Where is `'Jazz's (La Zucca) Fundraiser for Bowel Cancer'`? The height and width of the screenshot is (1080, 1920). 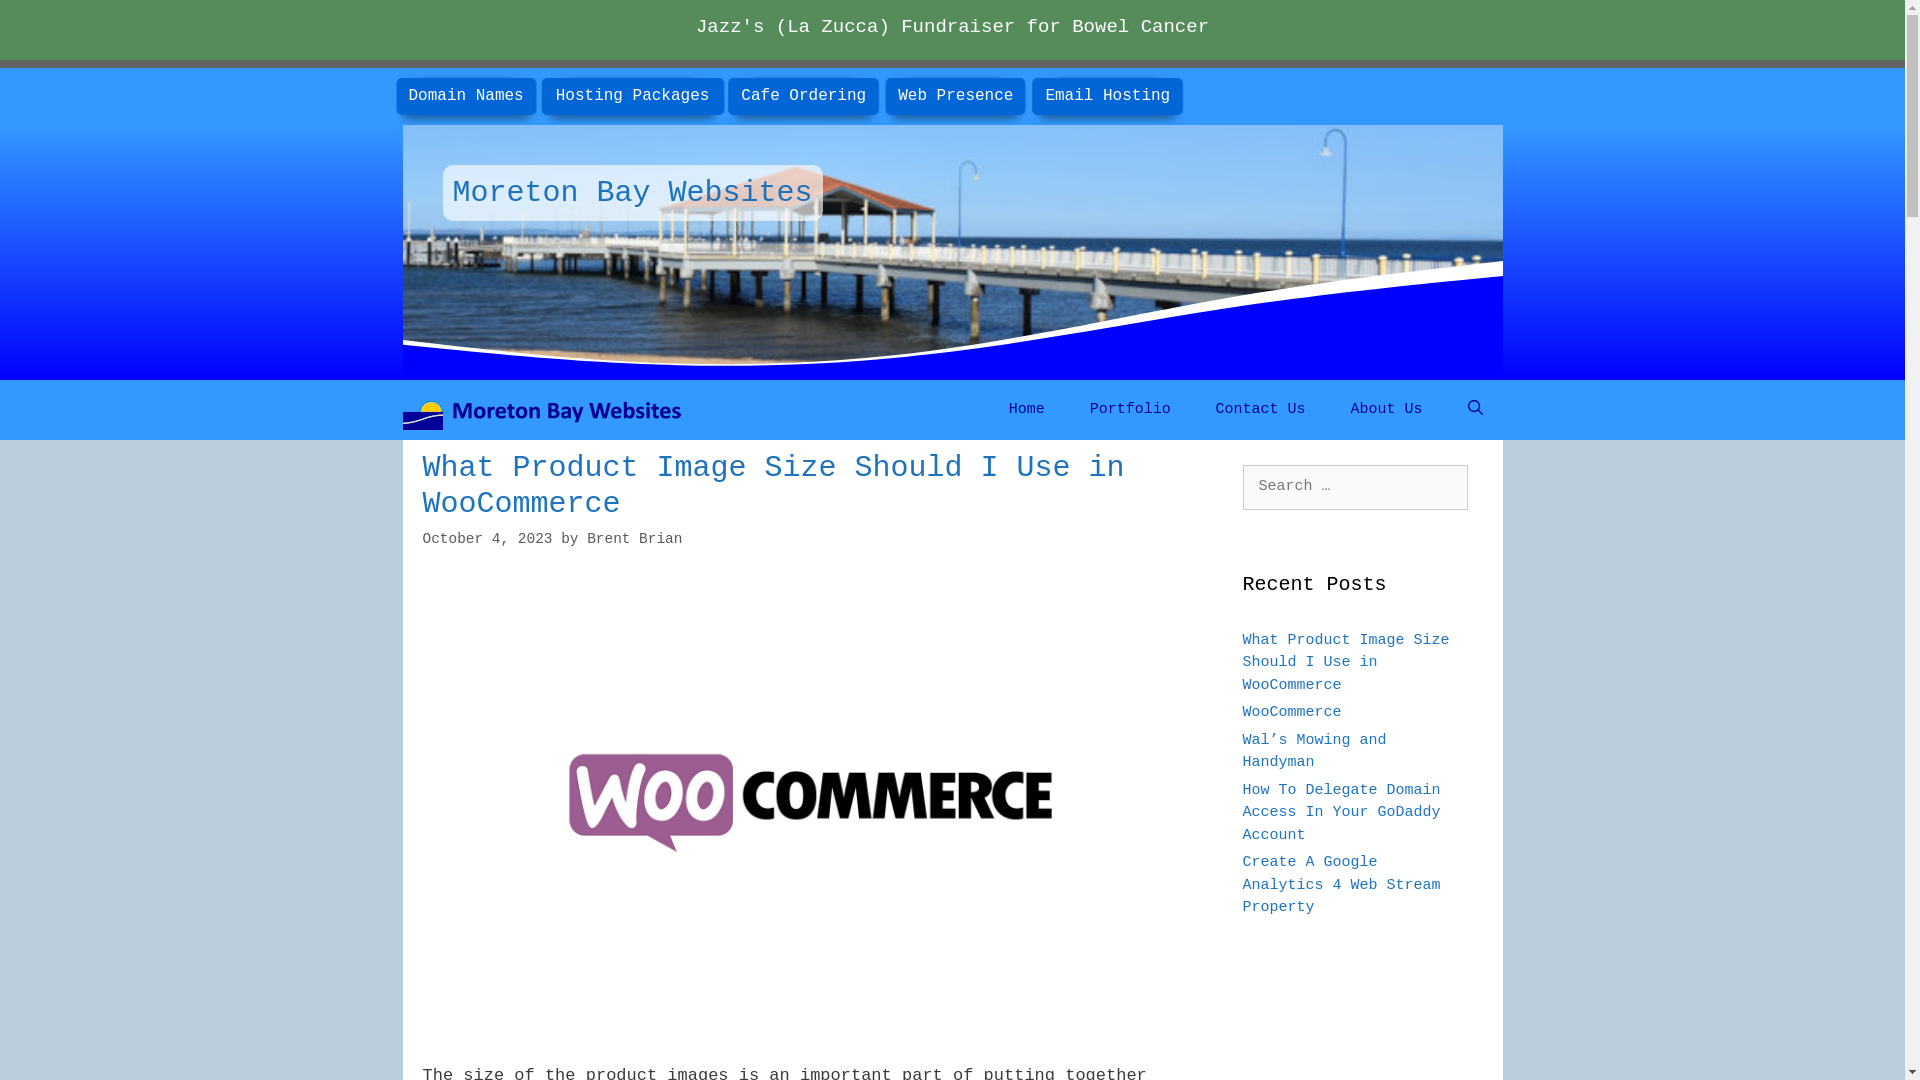 'Jazz's (La Zucca) Fundraiser for Bowel Cancer' is located at coordinates (951, 27).